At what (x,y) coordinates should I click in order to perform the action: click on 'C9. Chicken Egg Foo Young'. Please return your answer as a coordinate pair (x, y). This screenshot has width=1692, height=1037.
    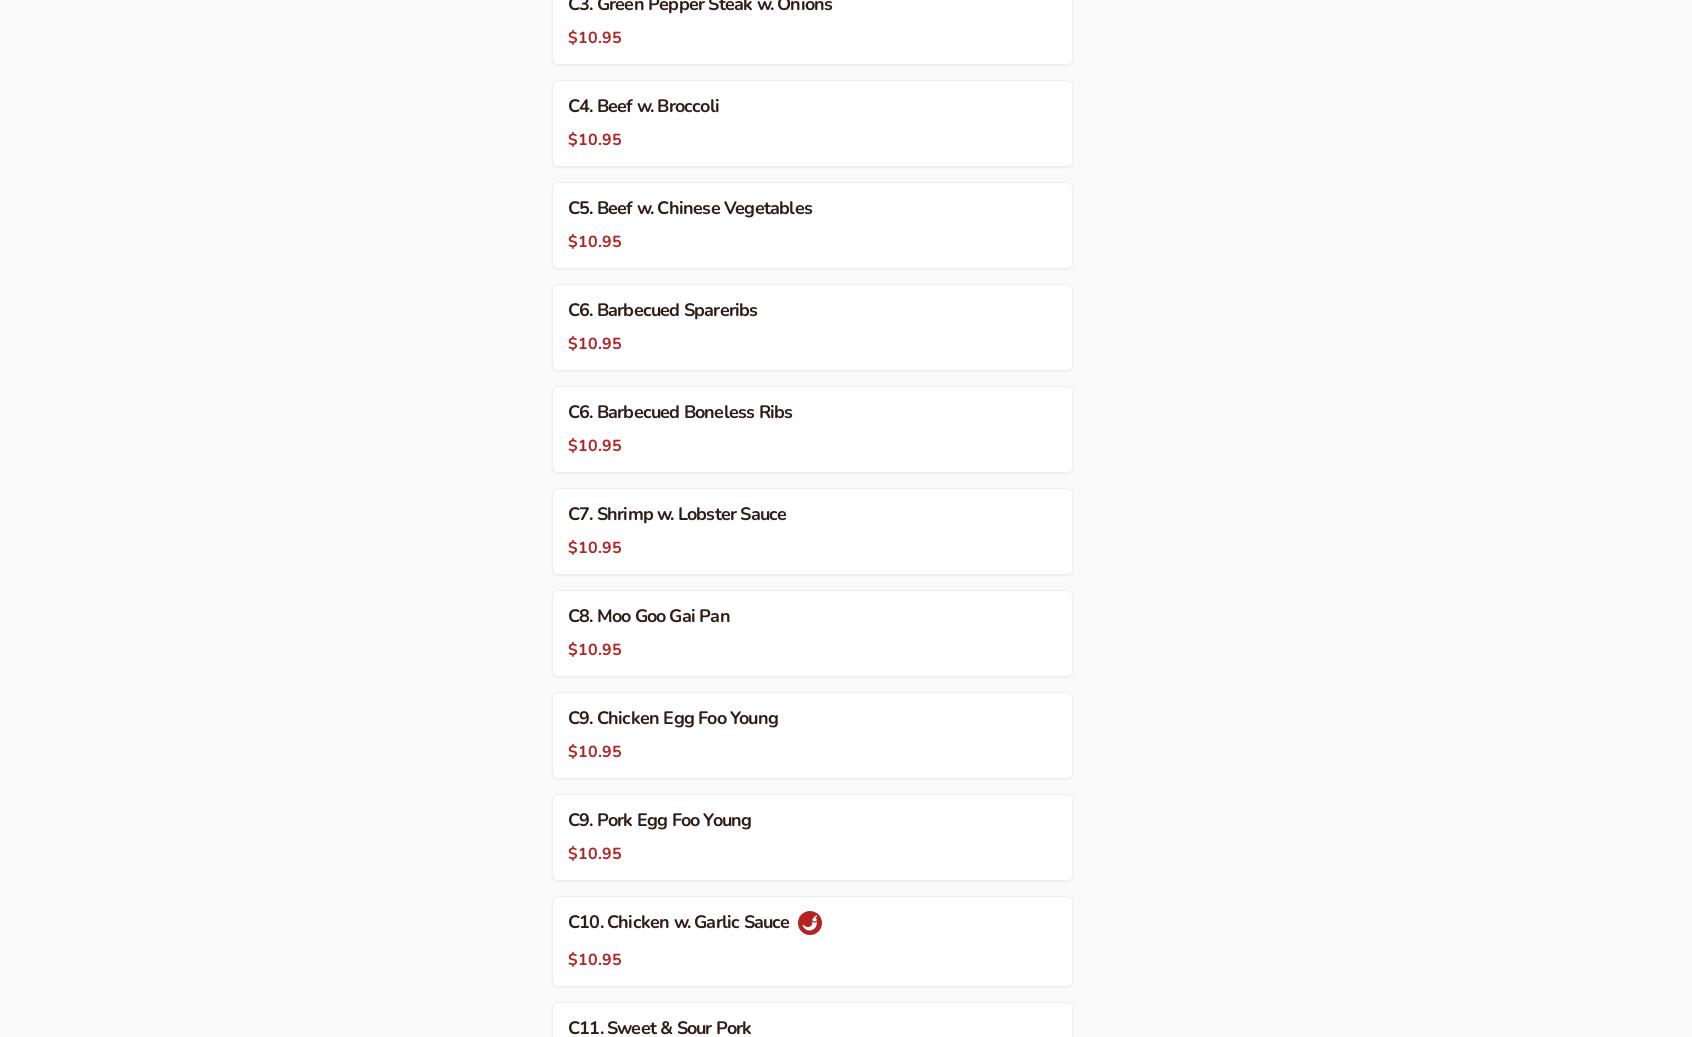
    Looking at the image, I should click on (673, 716).